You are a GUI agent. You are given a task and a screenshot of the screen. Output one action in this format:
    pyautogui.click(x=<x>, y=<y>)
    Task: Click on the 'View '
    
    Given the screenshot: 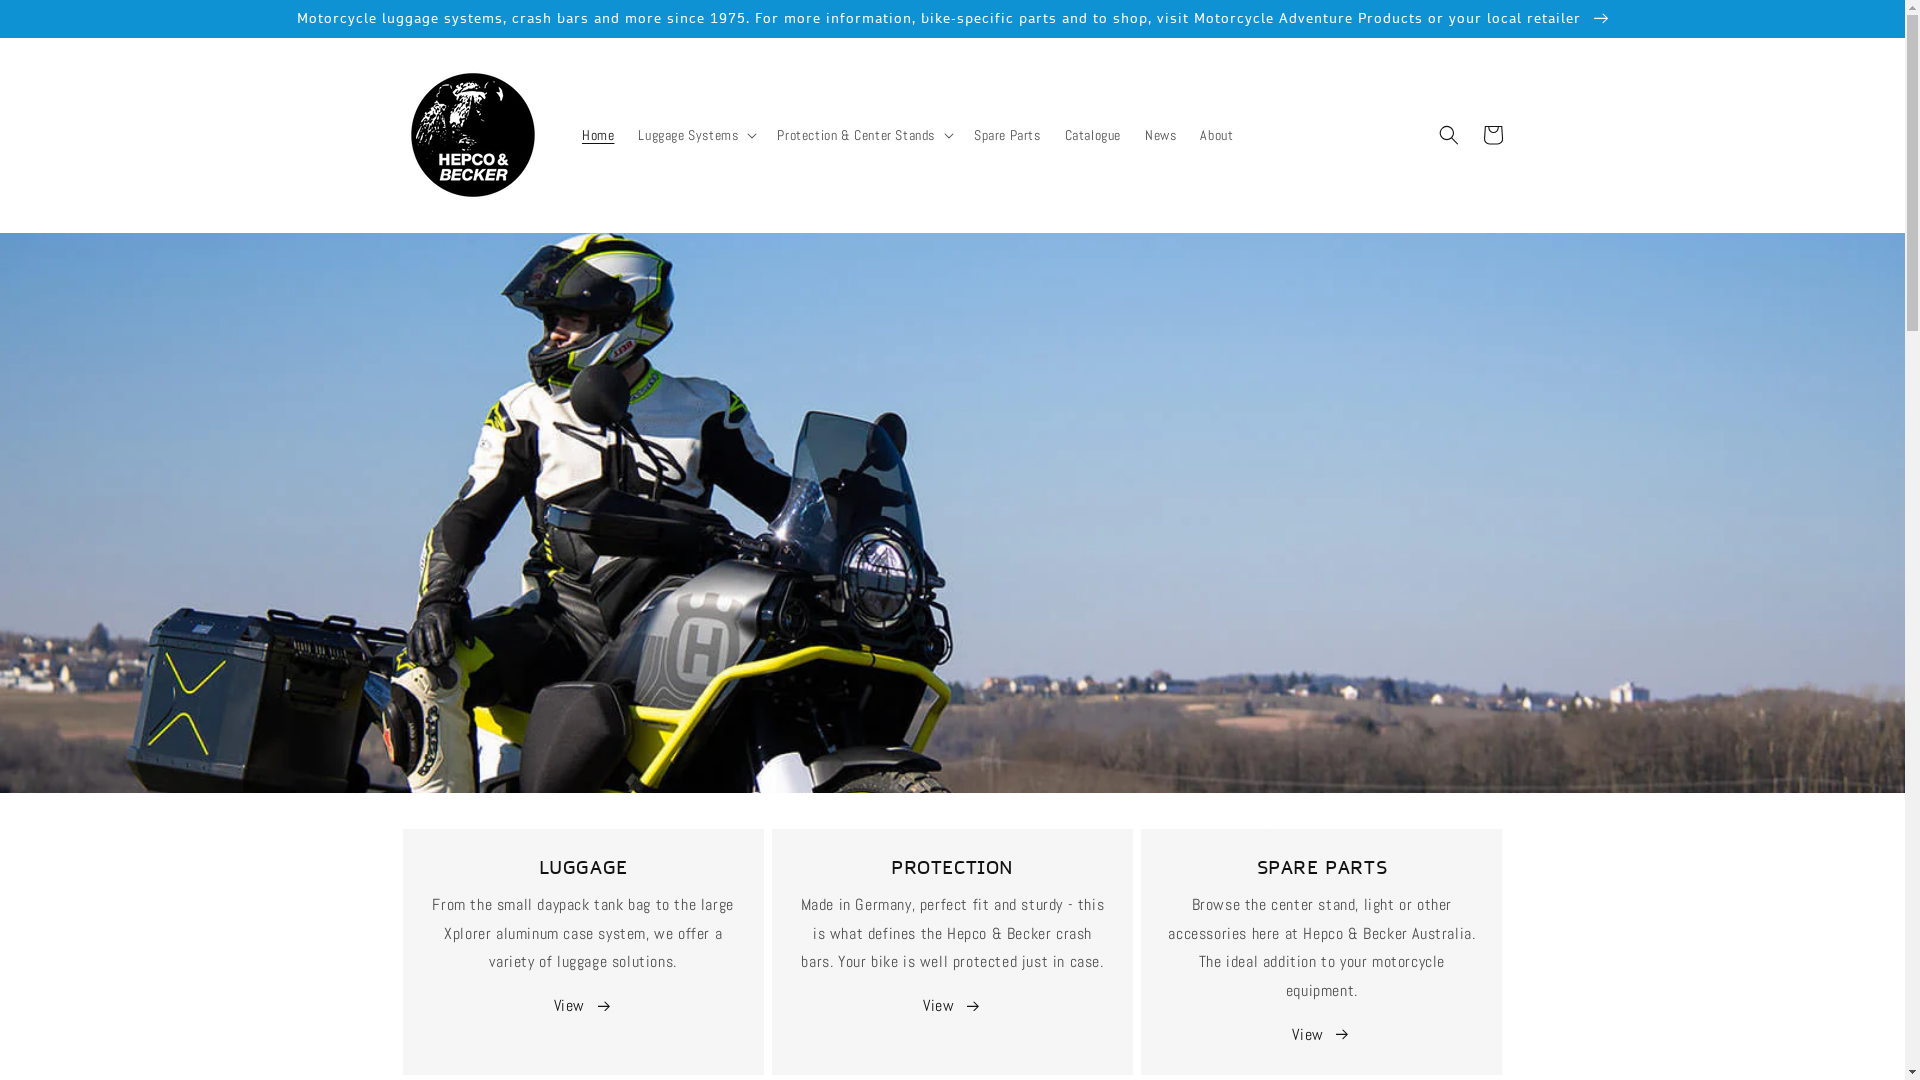 What is the action you would take?
    pyautogui.click(x=1321, y=1035)
    